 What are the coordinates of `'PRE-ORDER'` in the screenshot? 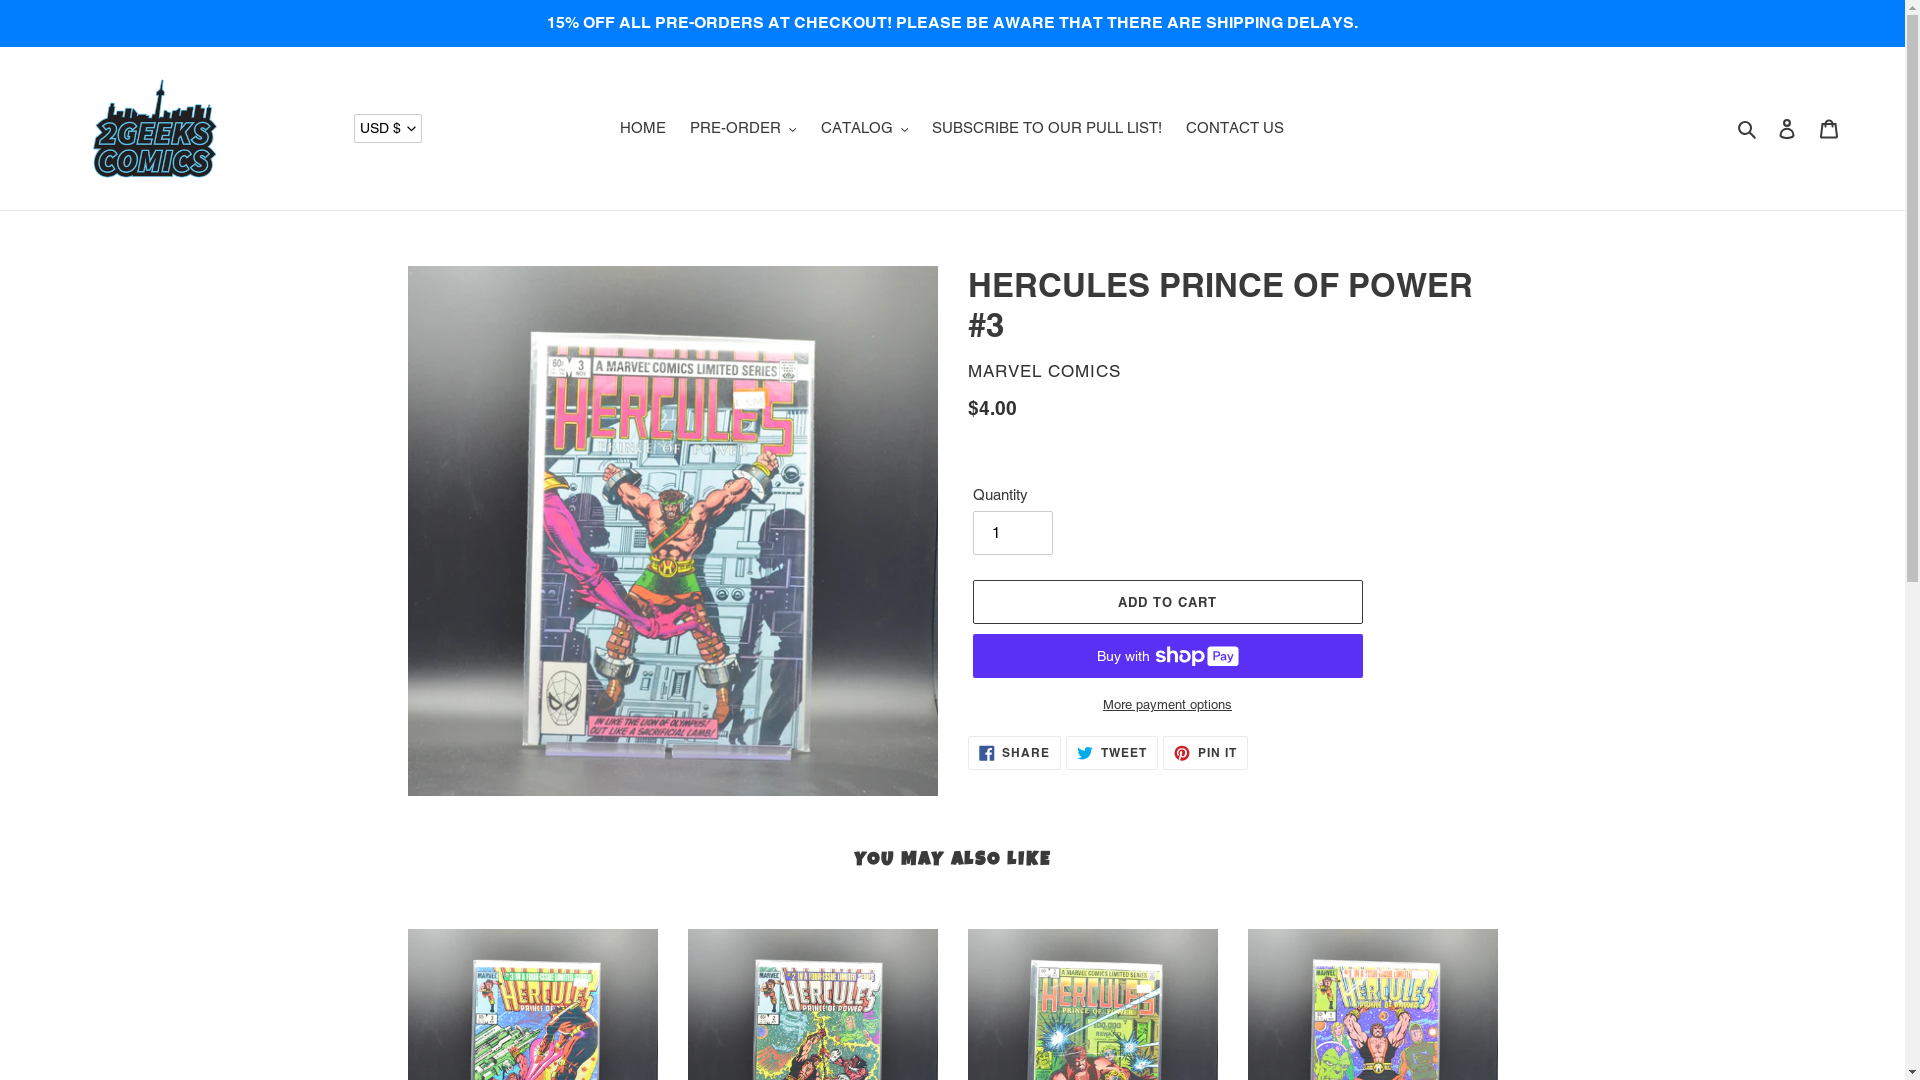 It's located at (680, 128).